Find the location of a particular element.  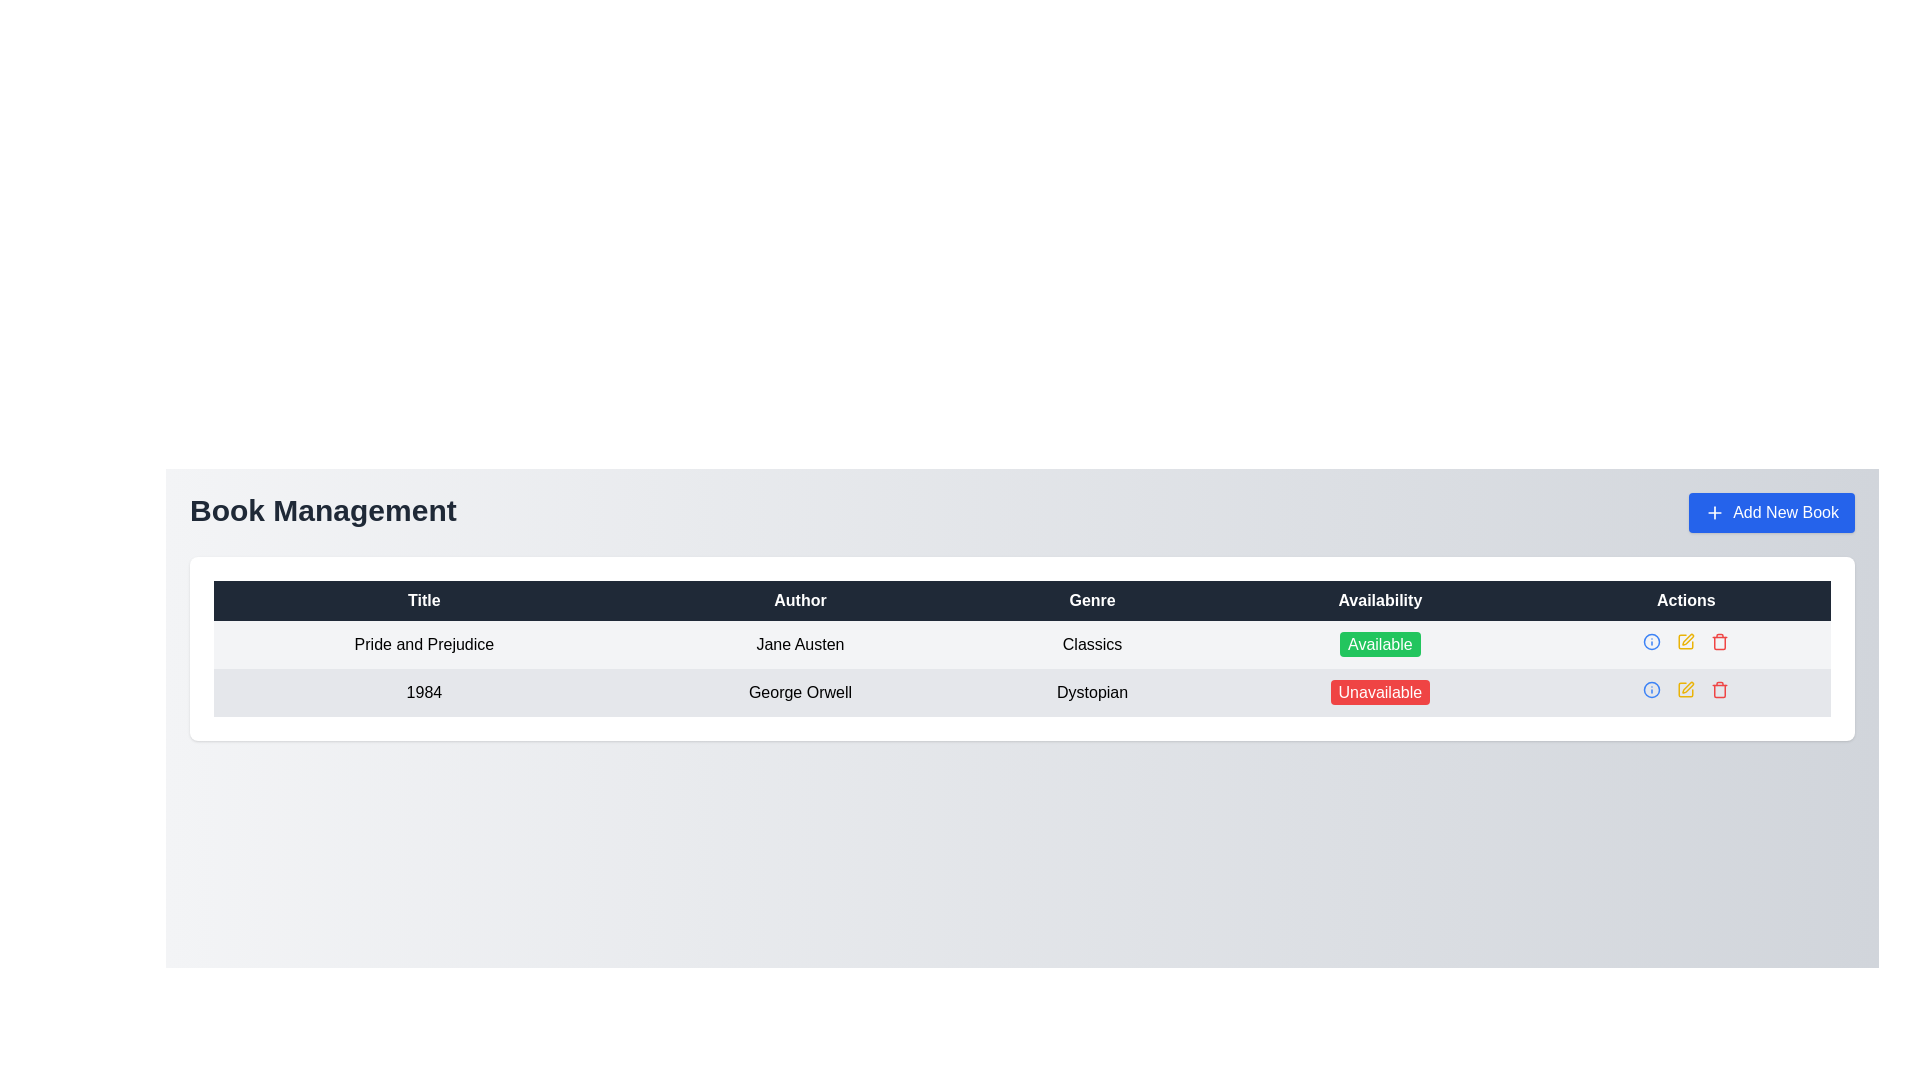

the text label displaying the title 'Pride and Prejudice', which is located in the first cell of the row directly under the table header, adjacent to the 'Author' field showing 'Jane Austen' is located at coordinates (423, 644).